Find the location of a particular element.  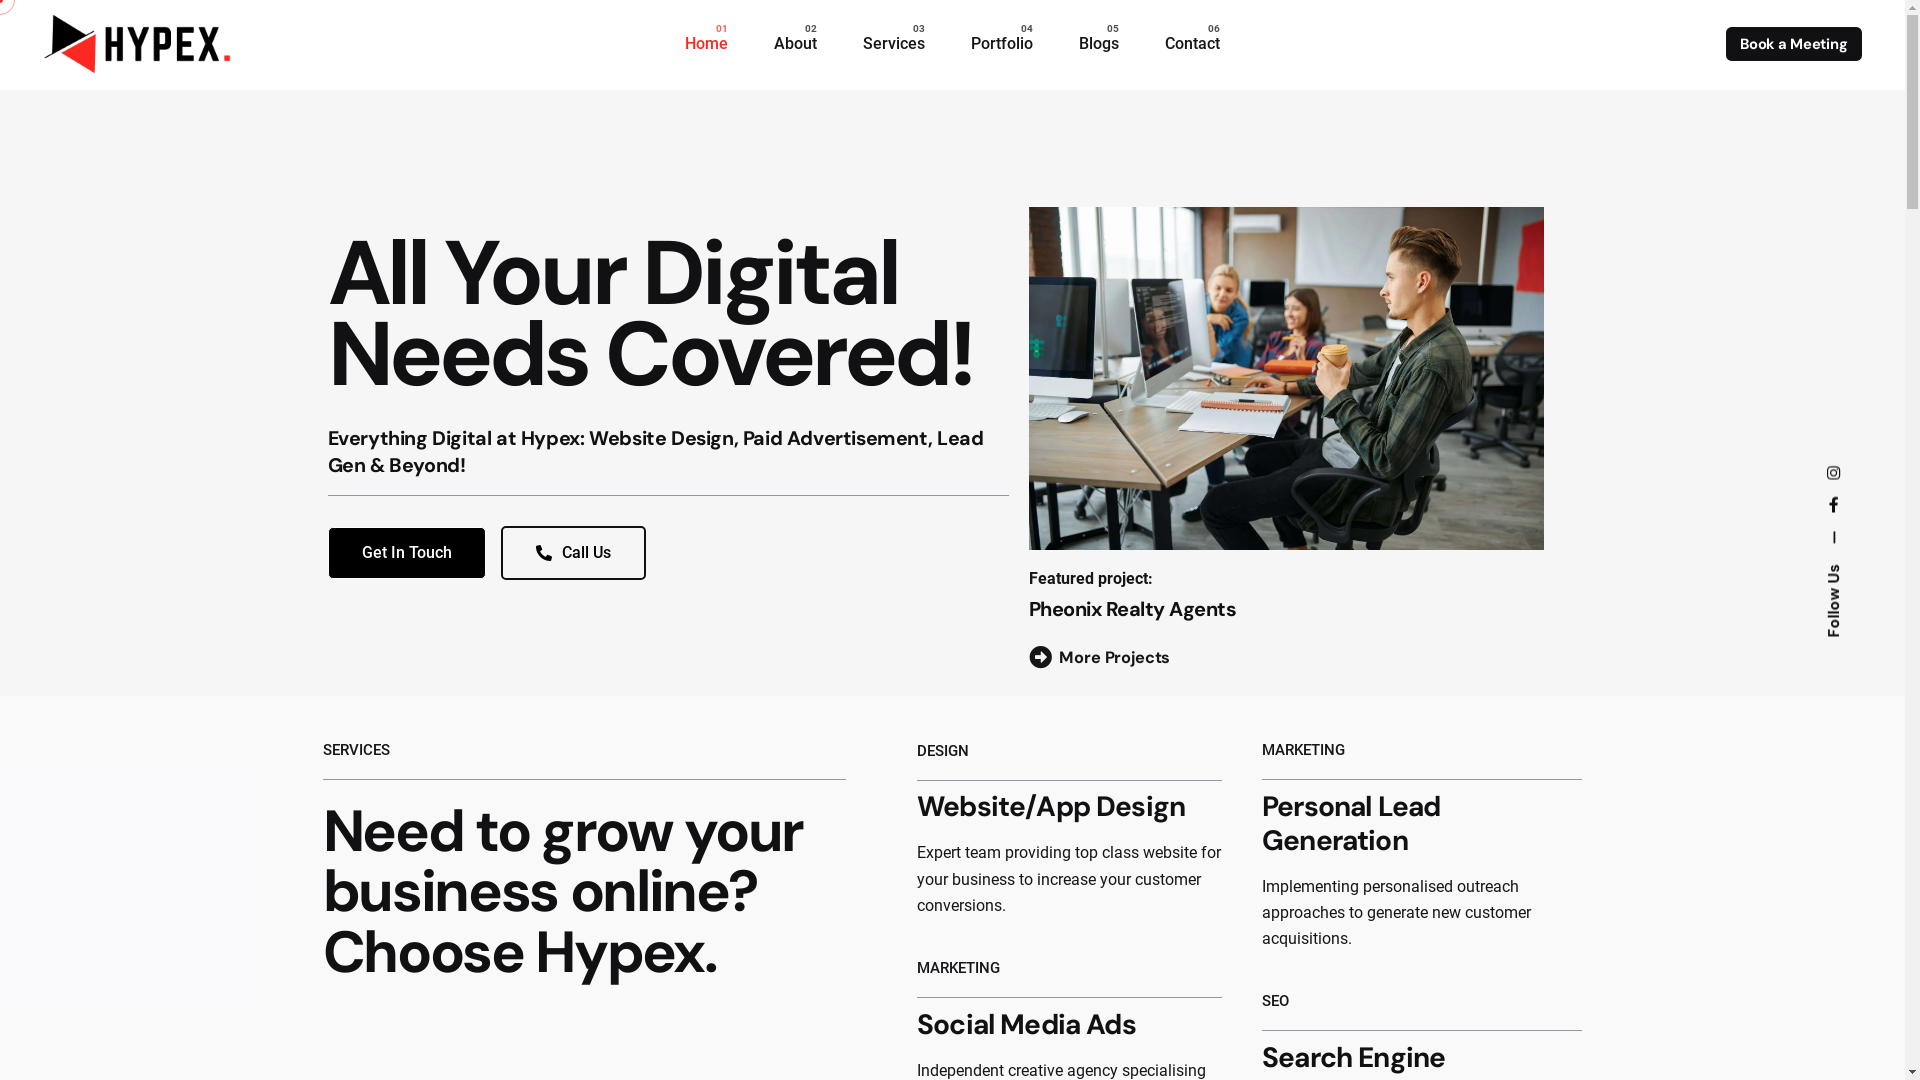

'About' is located at coordinates (794, 43).